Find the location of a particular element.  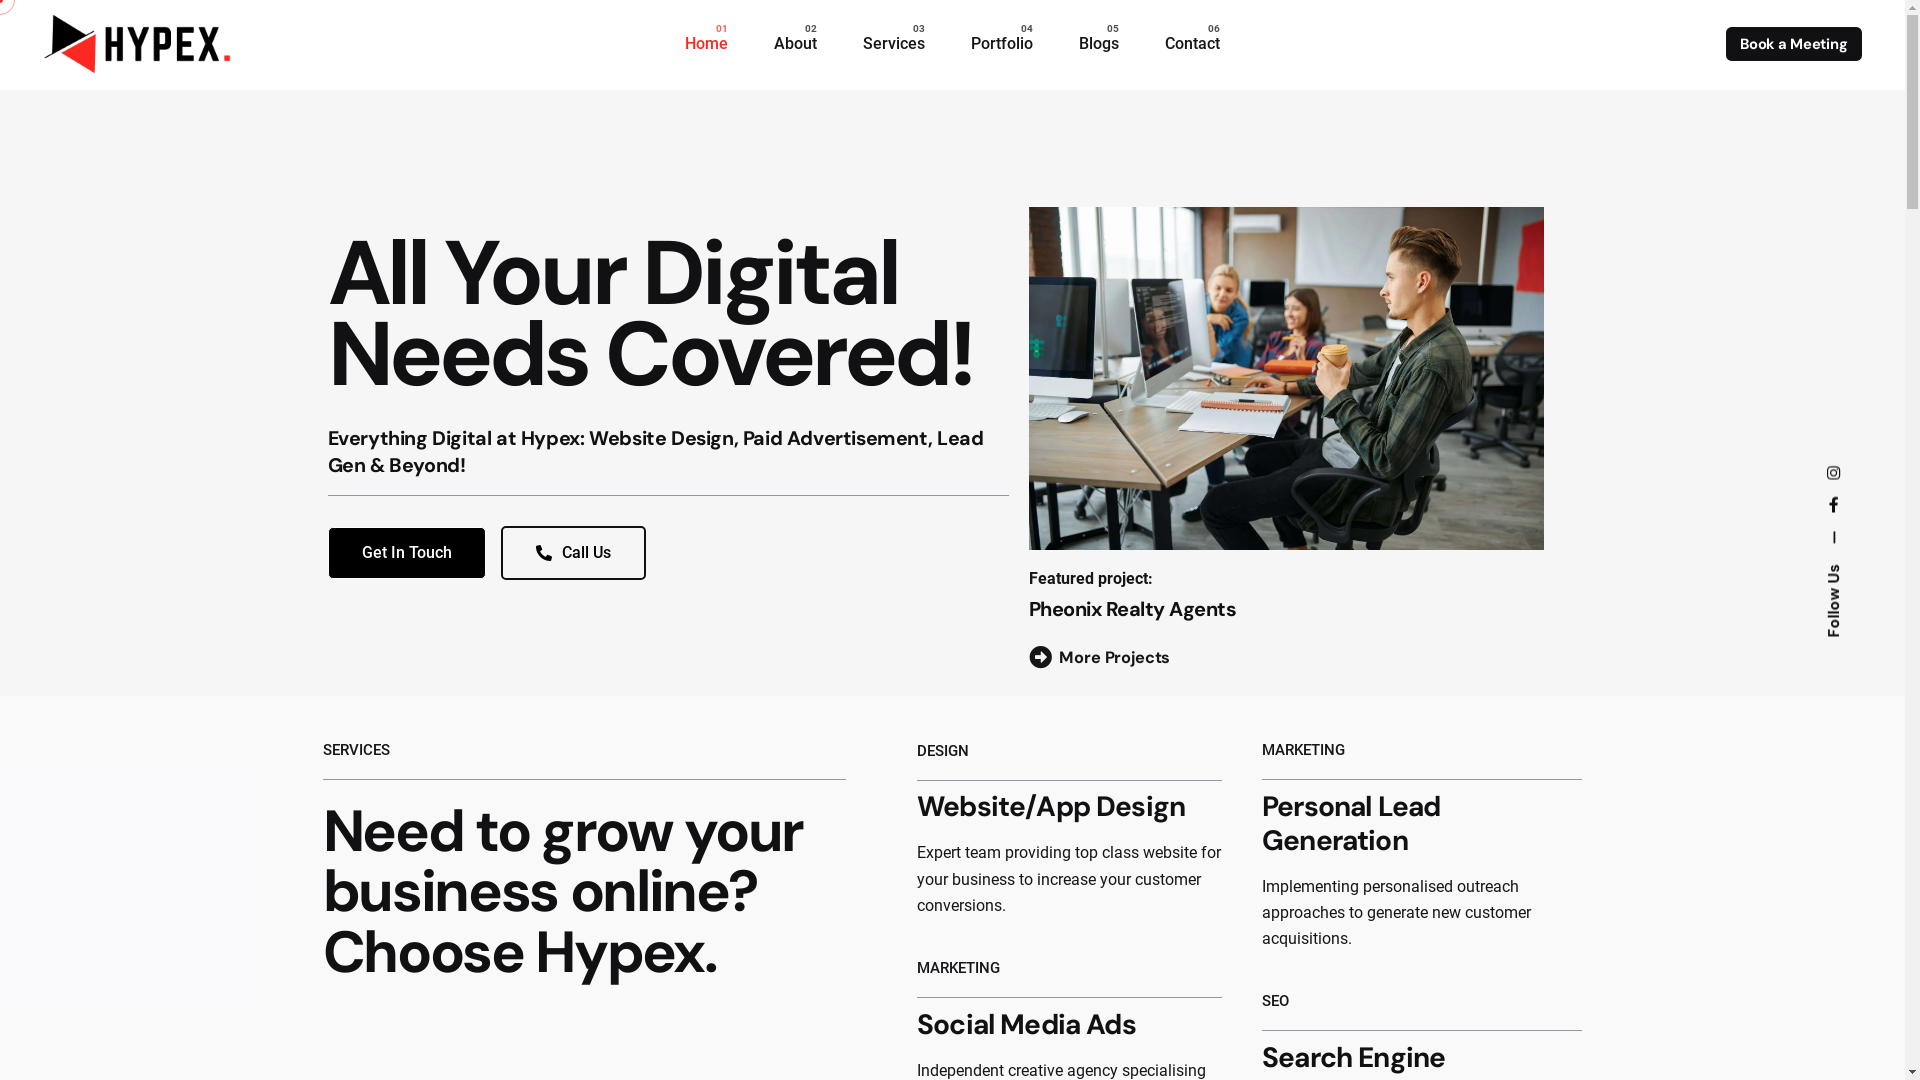

'About' is located at coordinates (794, 43).